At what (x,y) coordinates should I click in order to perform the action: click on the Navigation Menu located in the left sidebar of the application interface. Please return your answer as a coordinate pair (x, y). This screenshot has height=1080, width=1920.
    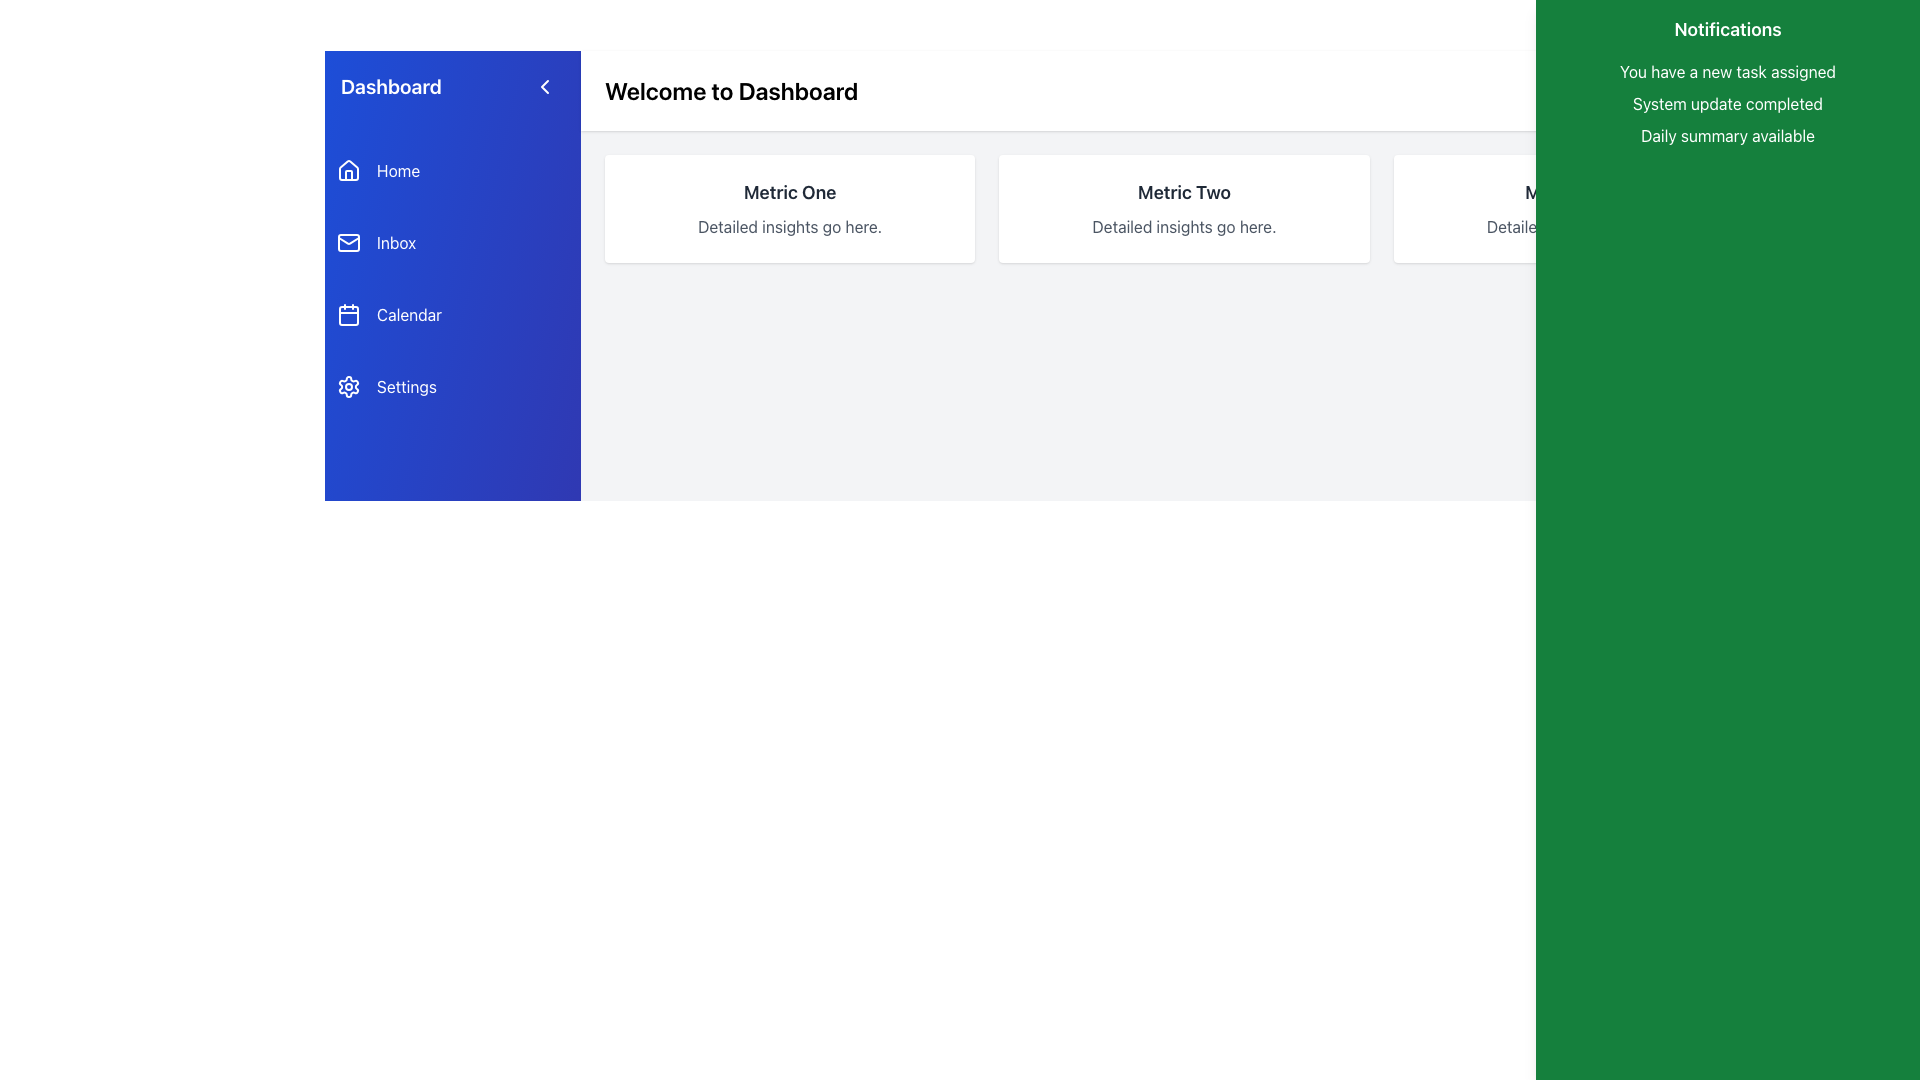
    Looking at the image, I should click on (451, 278).